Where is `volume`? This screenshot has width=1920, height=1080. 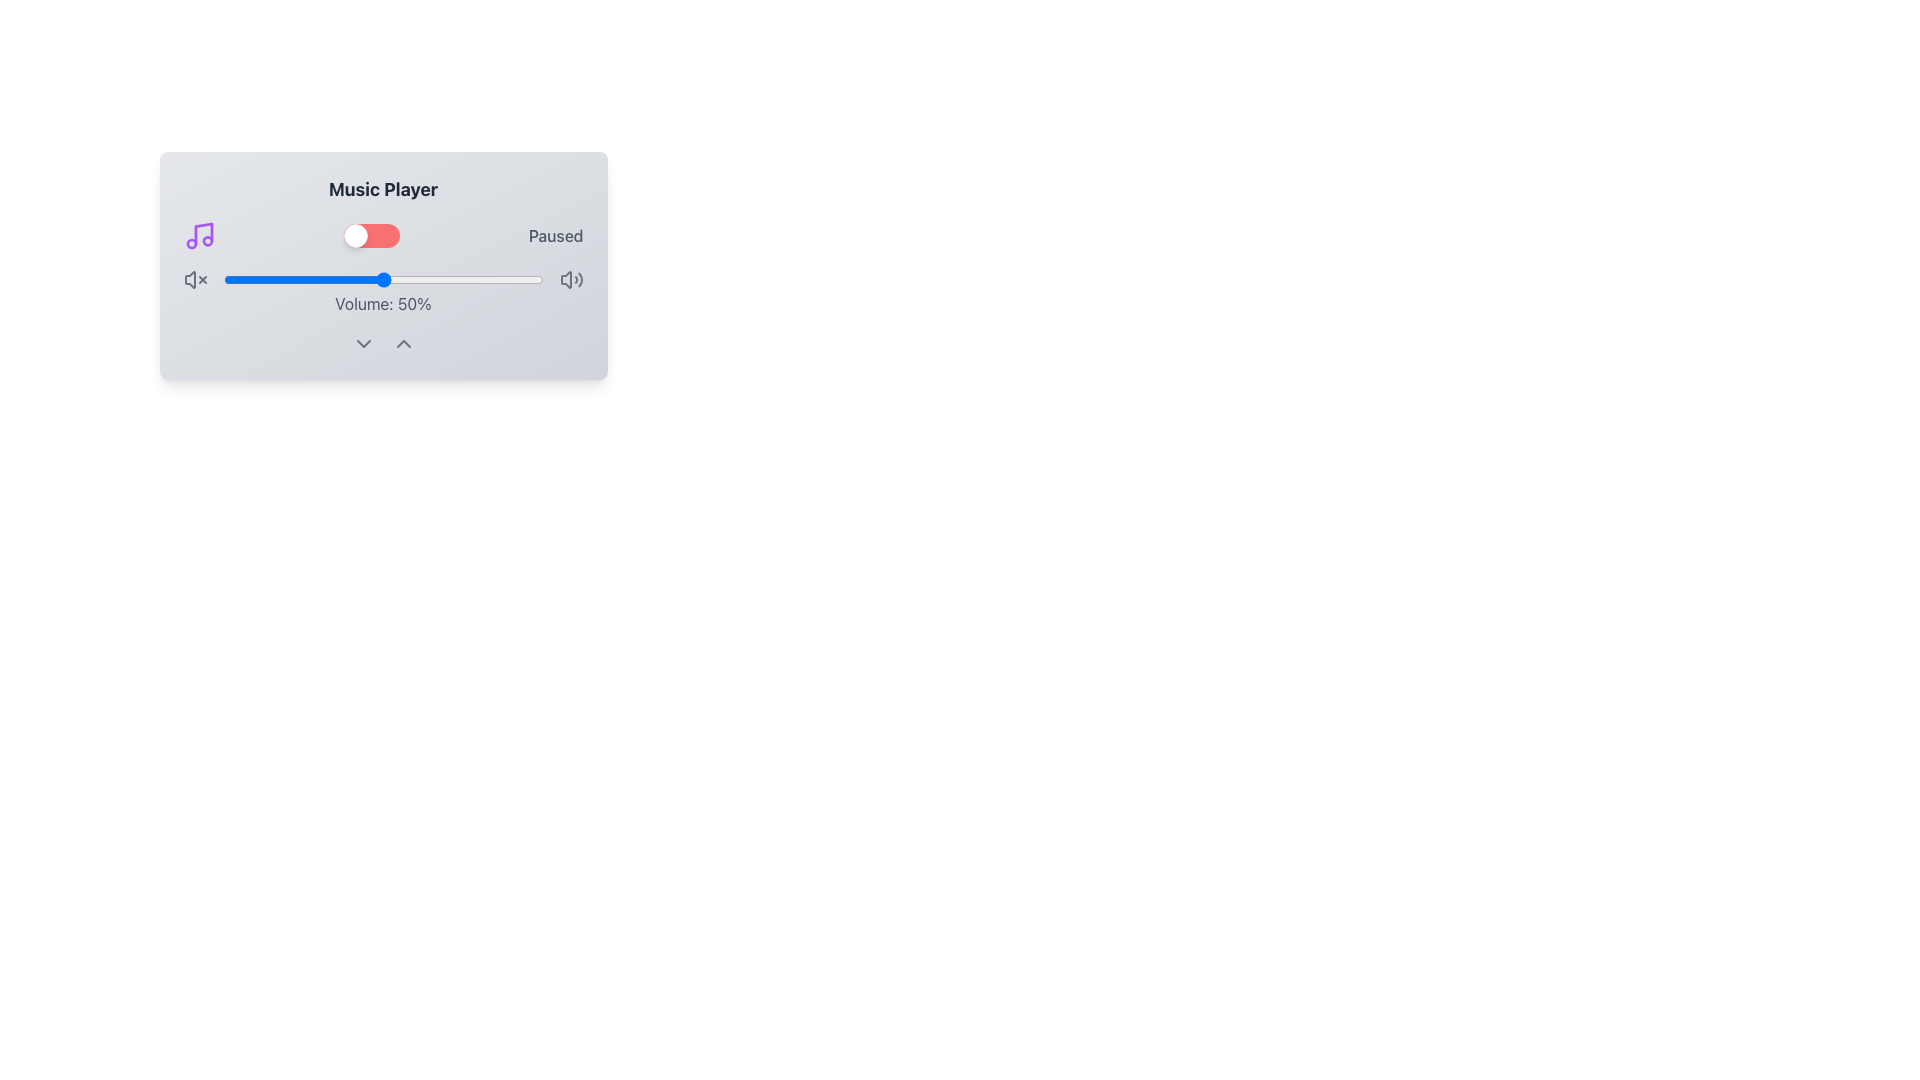
volume is located at coordinates (540, 280).